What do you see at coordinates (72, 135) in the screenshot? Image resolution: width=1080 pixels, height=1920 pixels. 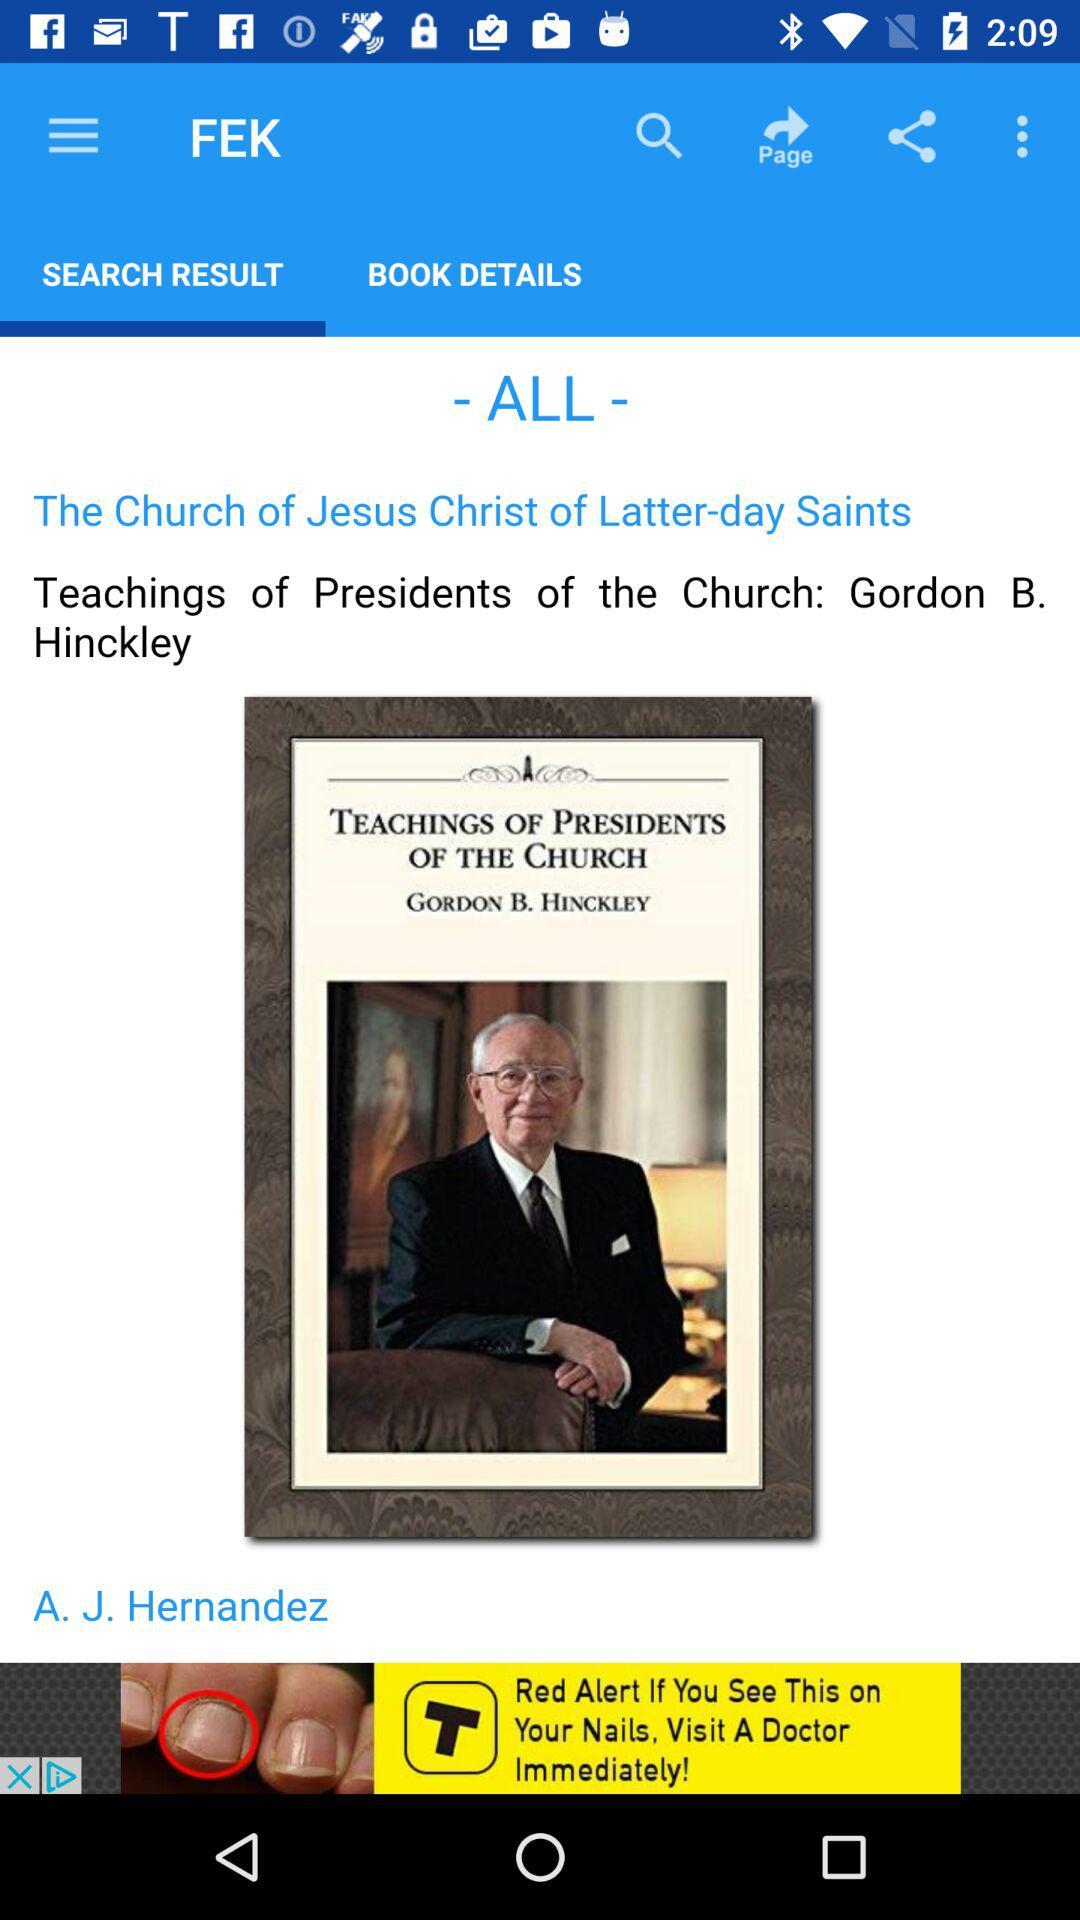 I see `the menu icon` at bounding box center [72, 135].